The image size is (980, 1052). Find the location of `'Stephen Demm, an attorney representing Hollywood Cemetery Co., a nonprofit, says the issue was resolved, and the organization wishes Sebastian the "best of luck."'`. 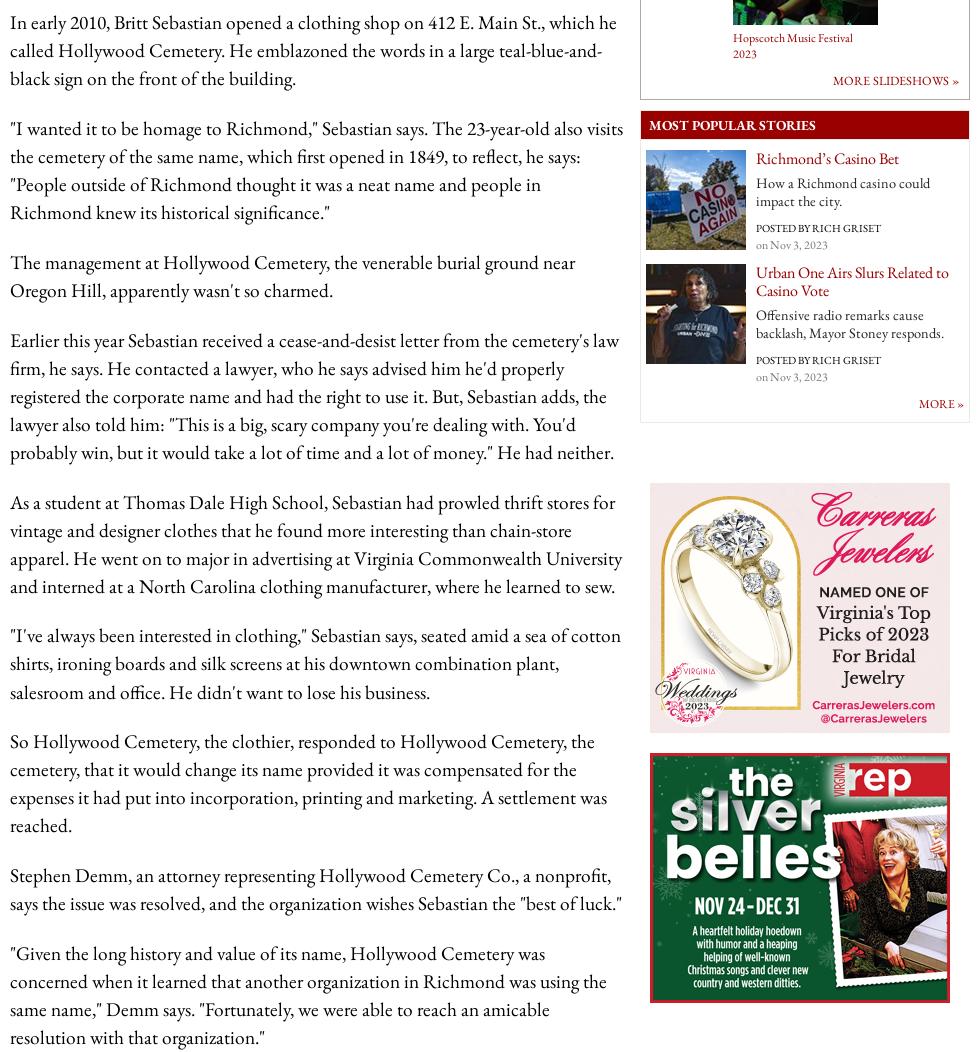

'Stephen Demm, an attorney representing Hollywood Cemetery Co., a nonprofit, says the issue was resolved, and the organization wishes Sebastian the "best of luck."' is located at coordinates (315, 889).